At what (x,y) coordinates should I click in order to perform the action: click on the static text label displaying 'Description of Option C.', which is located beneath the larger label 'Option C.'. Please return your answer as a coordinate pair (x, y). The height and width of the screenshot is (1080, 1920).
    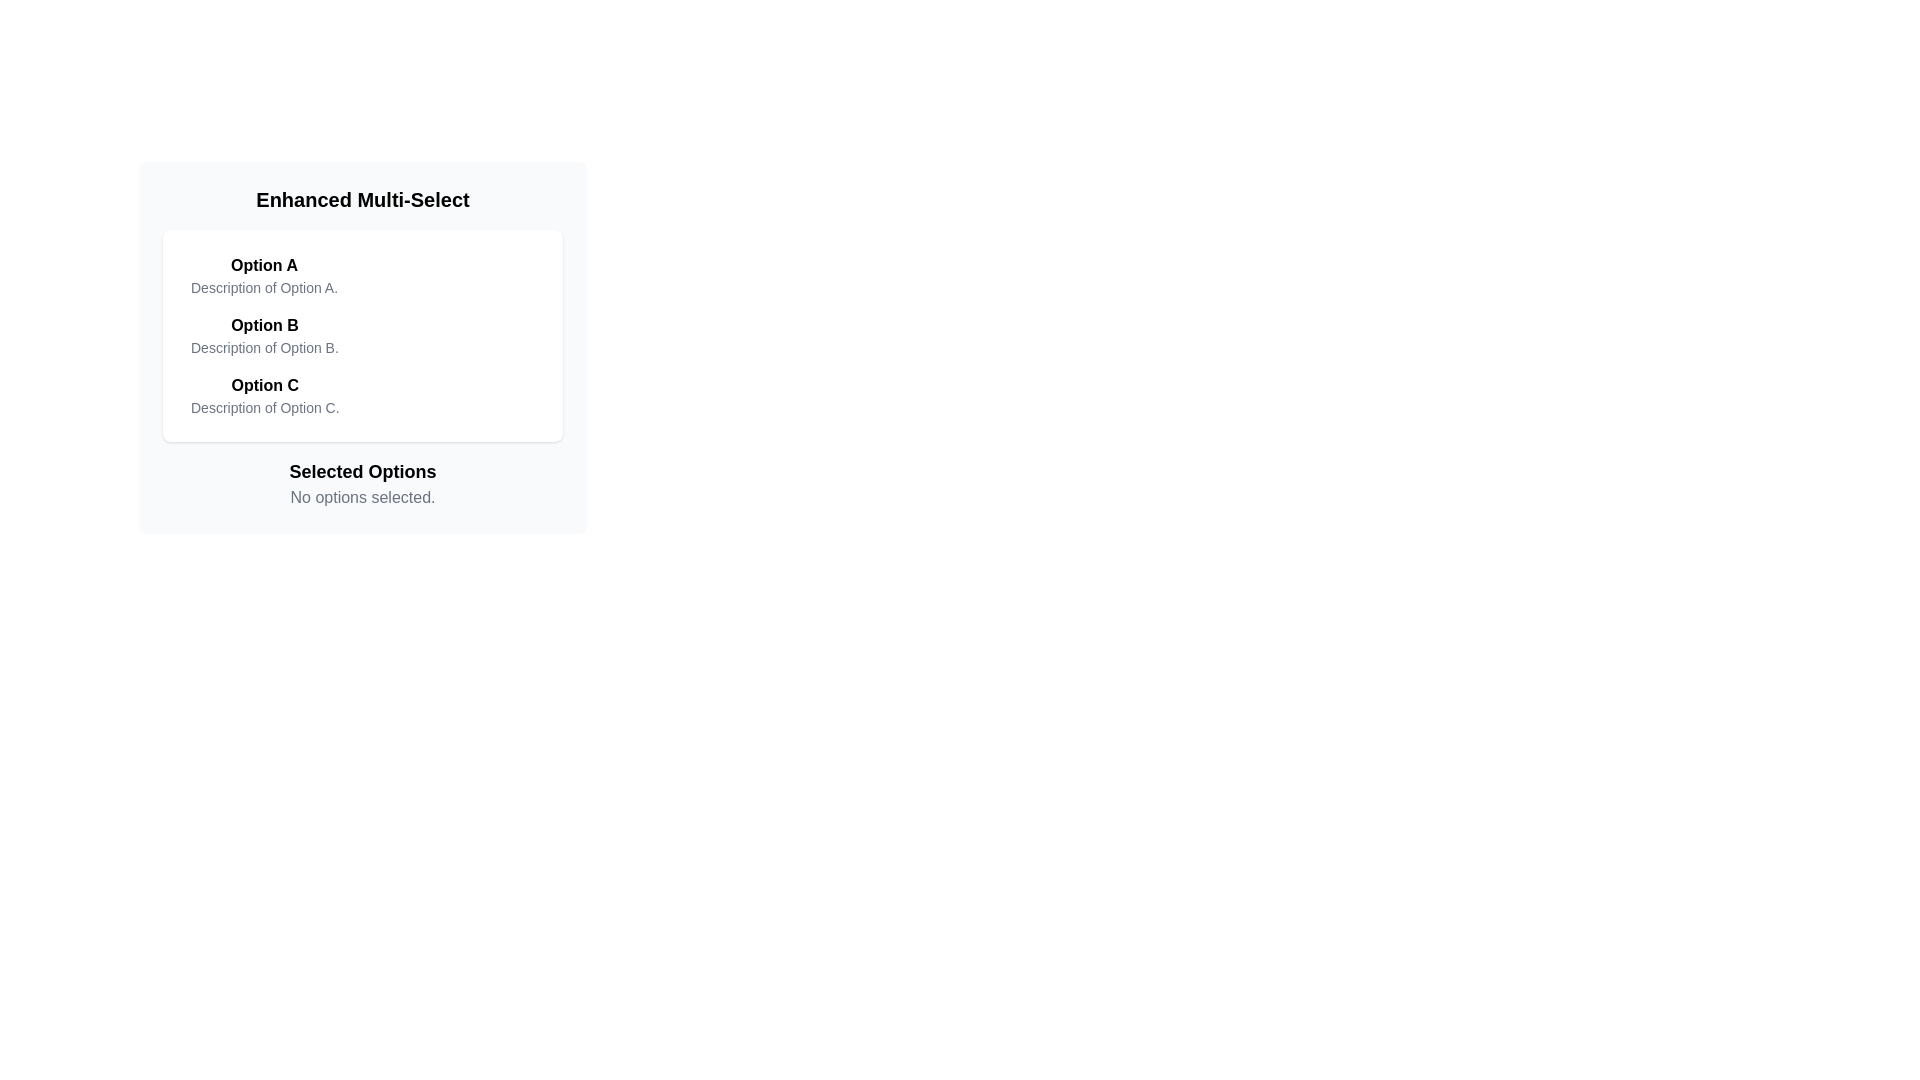
    Looking at the image, I should click on (264, 407).